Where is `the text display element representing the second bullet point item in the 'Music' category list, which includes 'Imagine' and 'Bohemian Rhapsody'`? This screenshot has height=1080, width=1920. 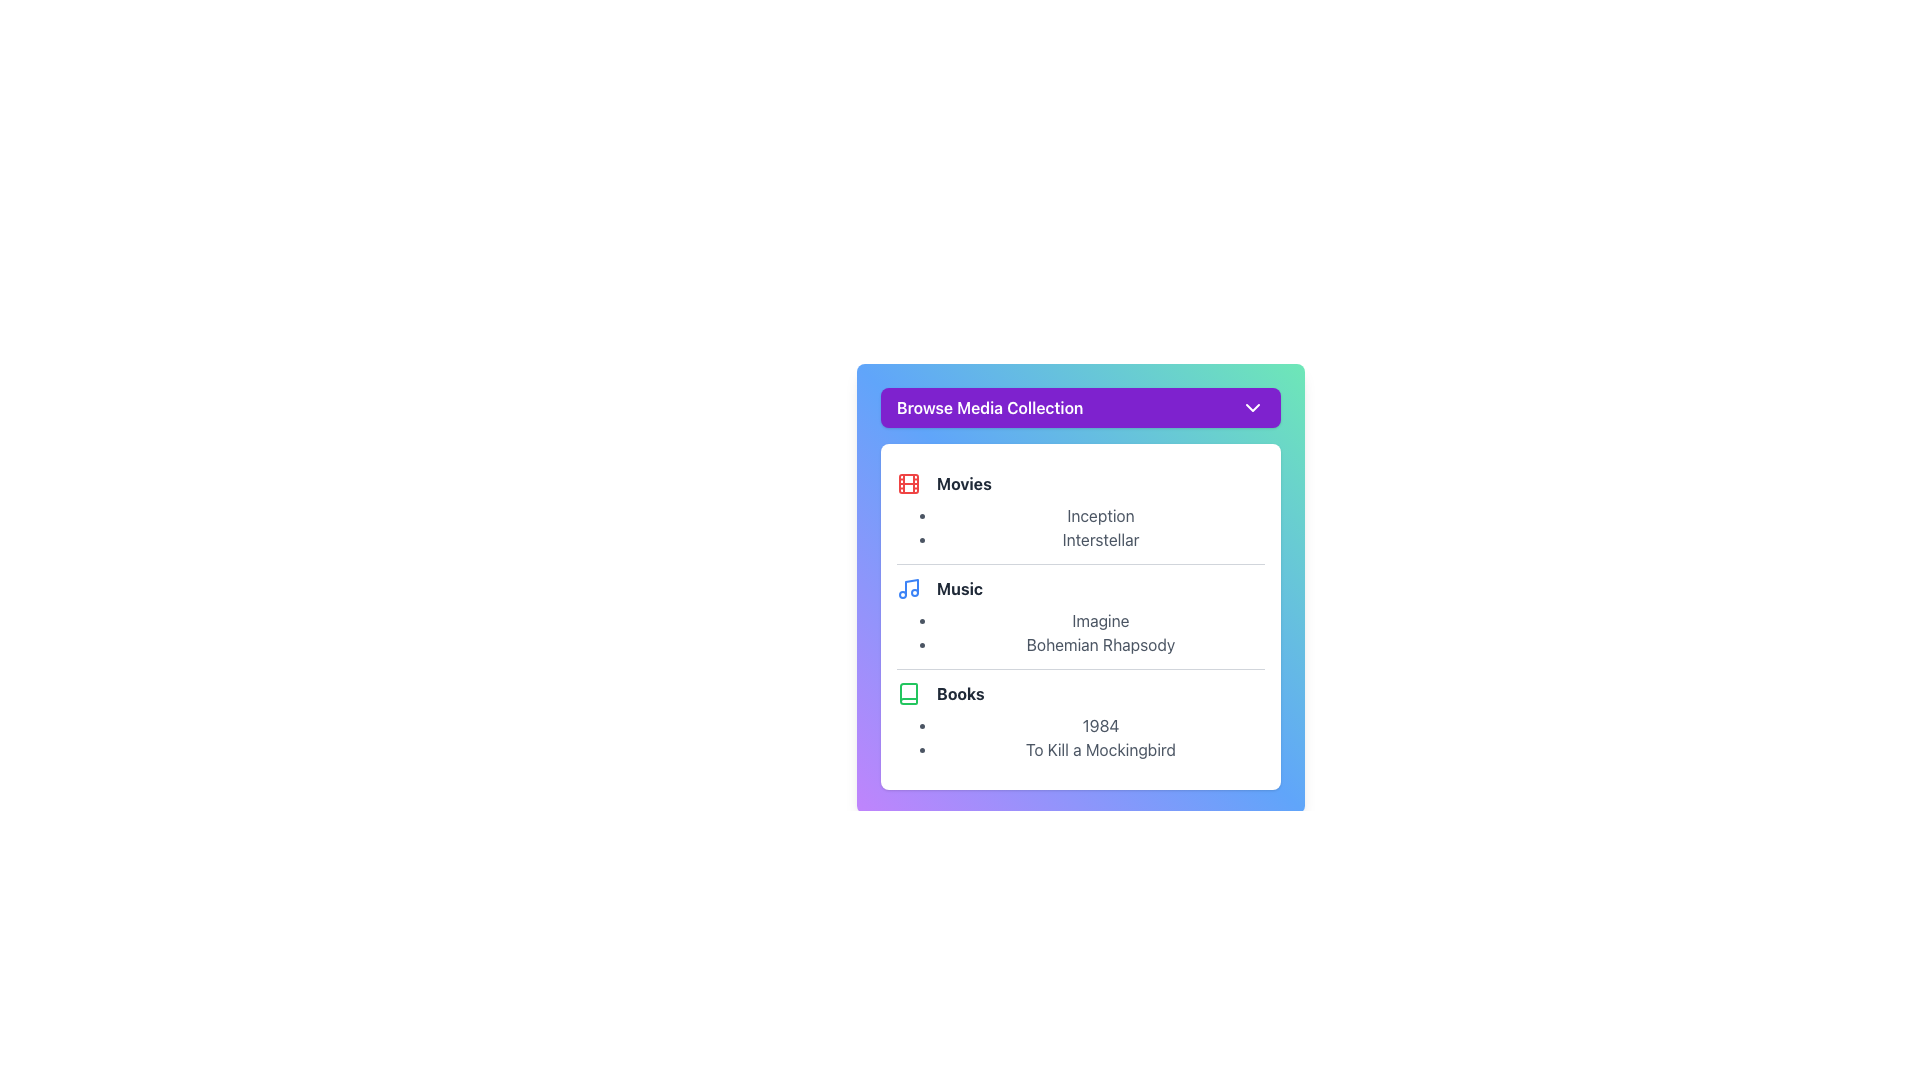 the text display element representing the second bullet point item in the 'Music' category list, which includes 'Imagine' and 'Bohemian Rhapsody' is located at coordinates (1099, 632).